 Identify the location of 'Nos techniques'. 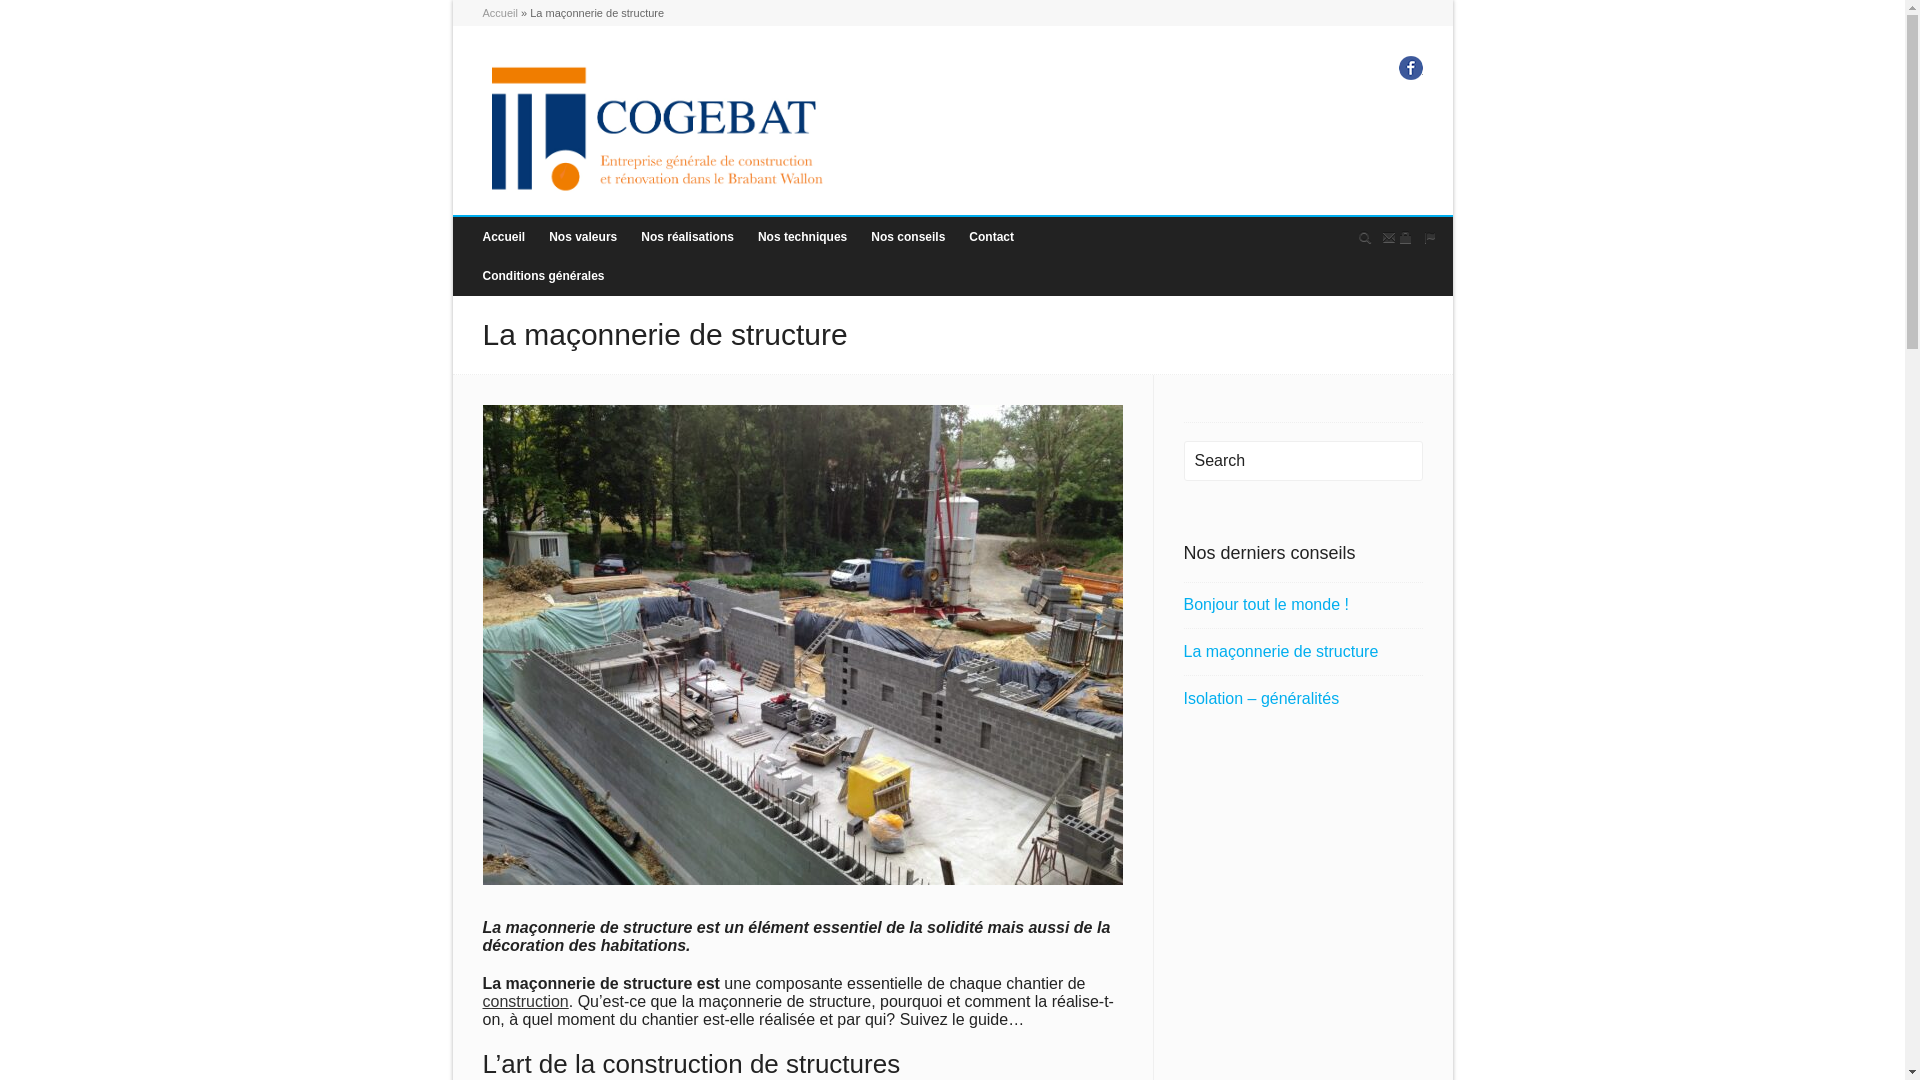
(802, 236).